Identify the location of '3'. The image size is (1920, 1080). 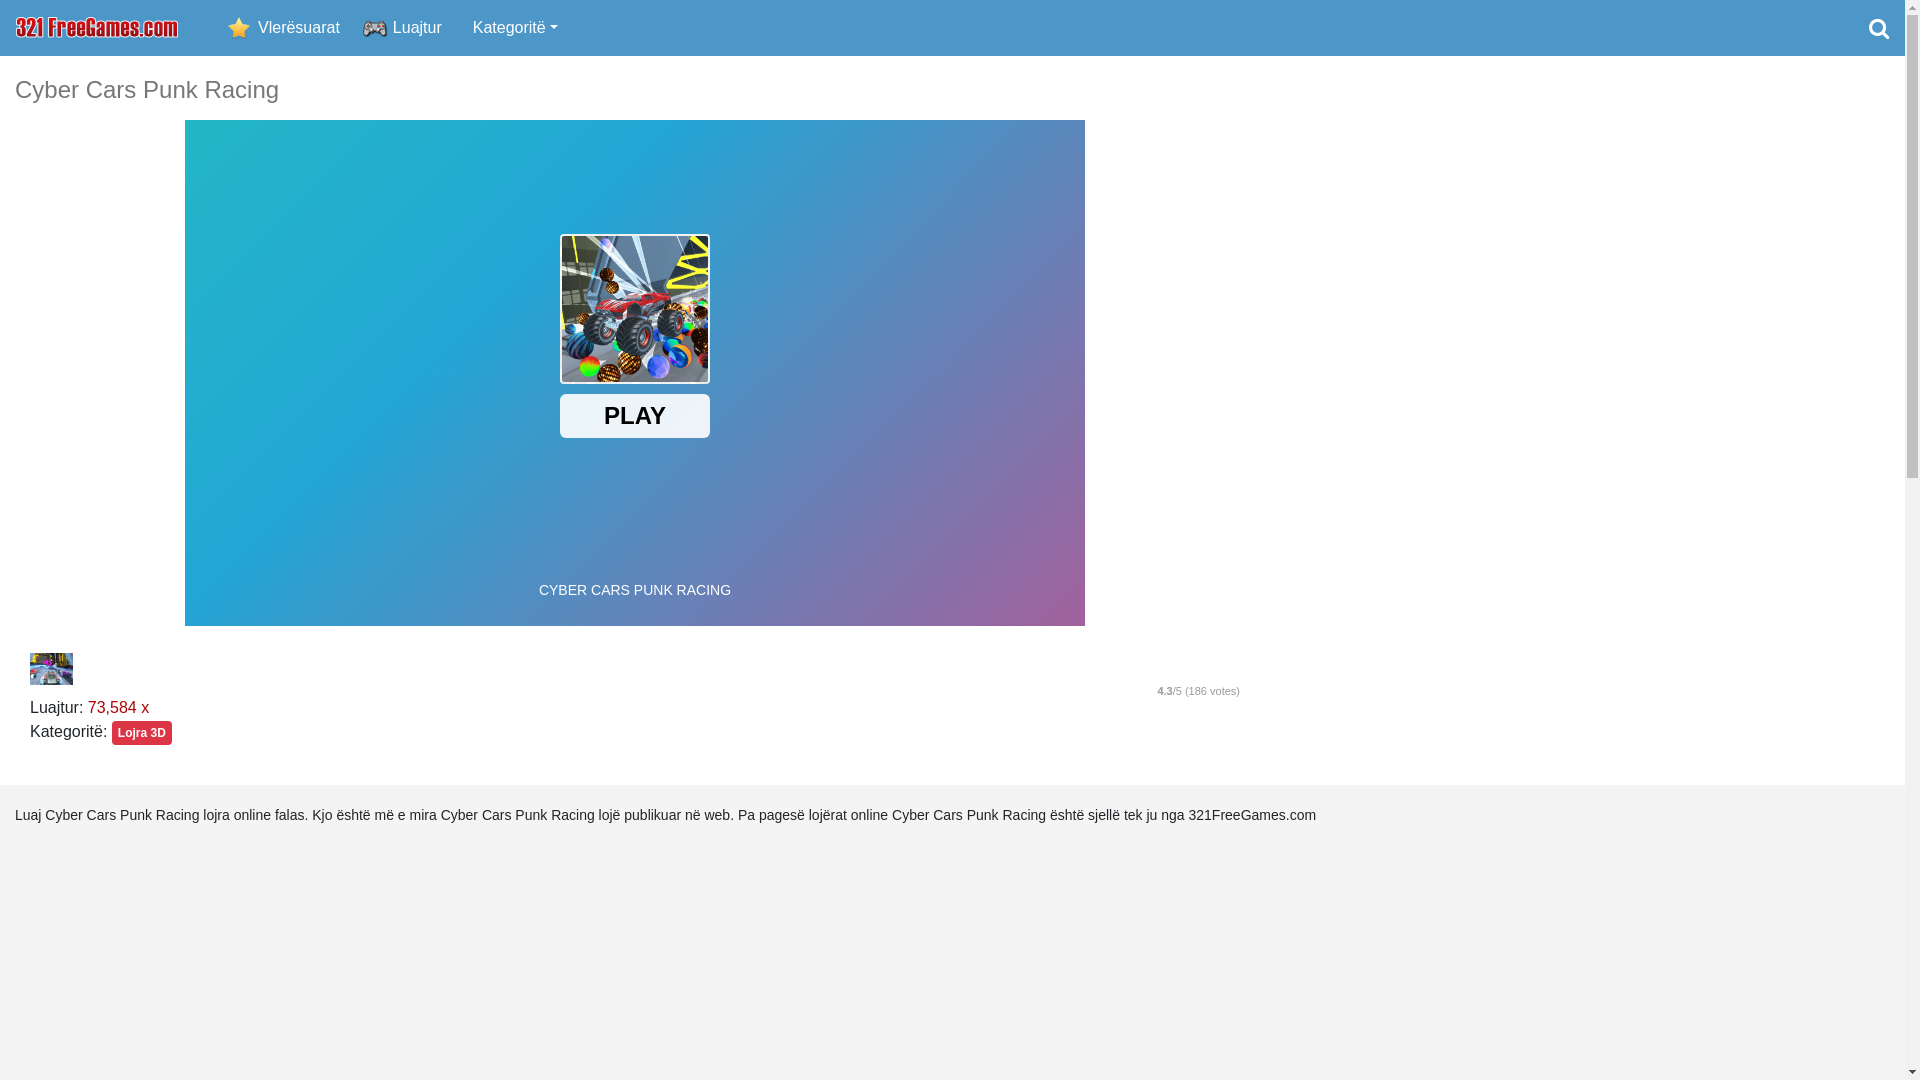
(1165, 667).